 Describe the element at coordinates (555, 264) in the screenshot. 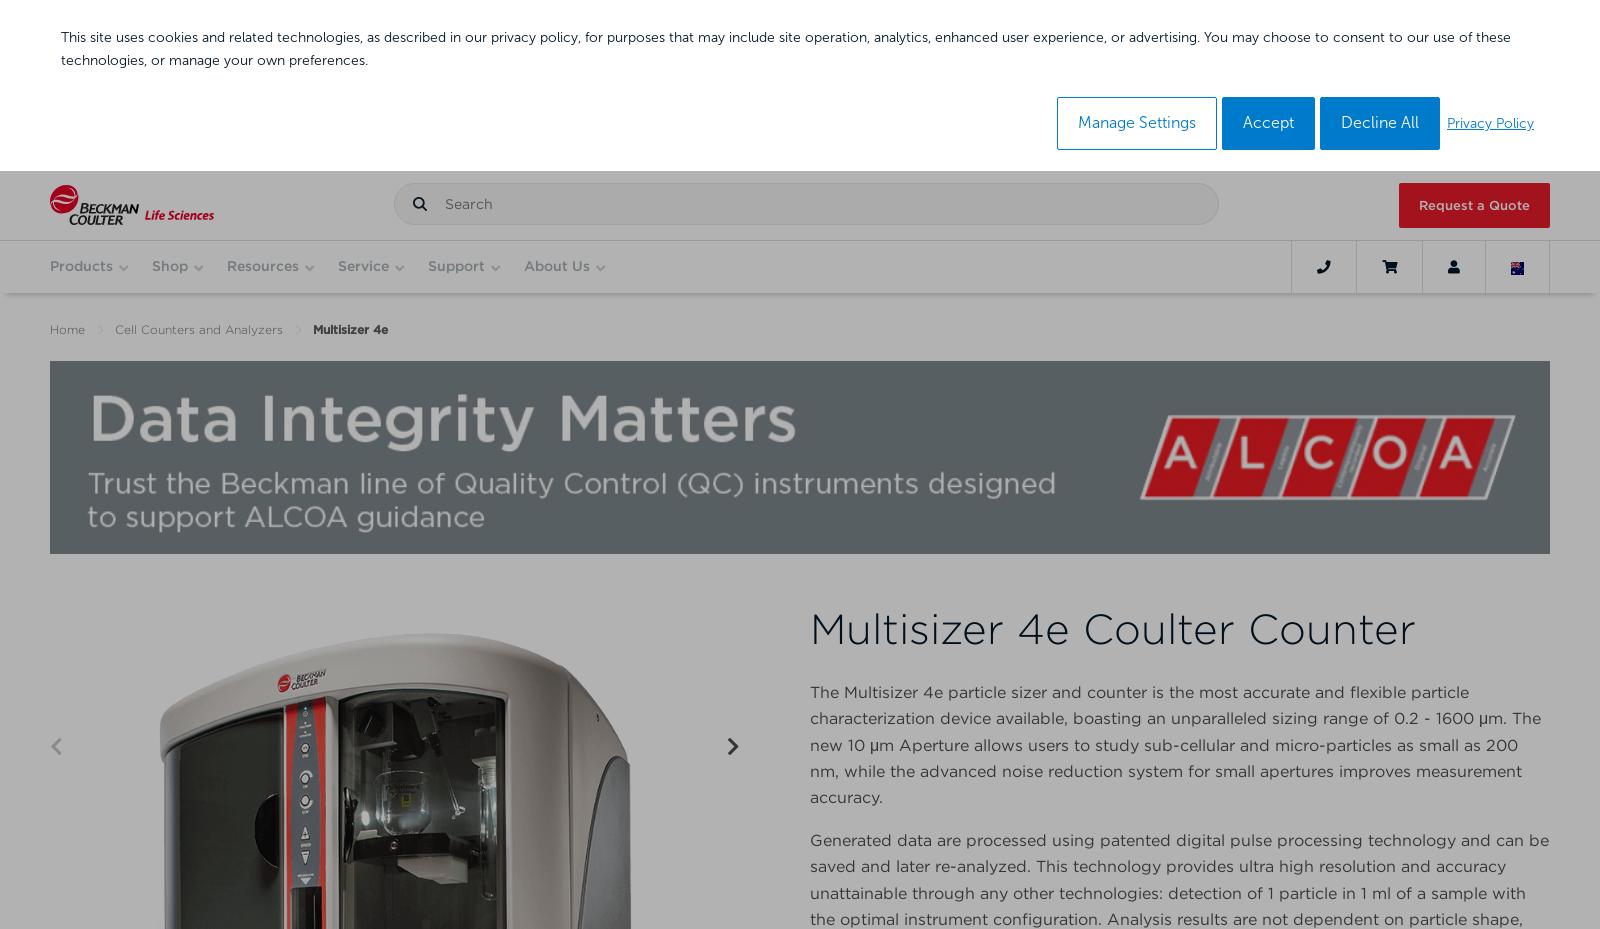

I see `'About Us'` at that location.